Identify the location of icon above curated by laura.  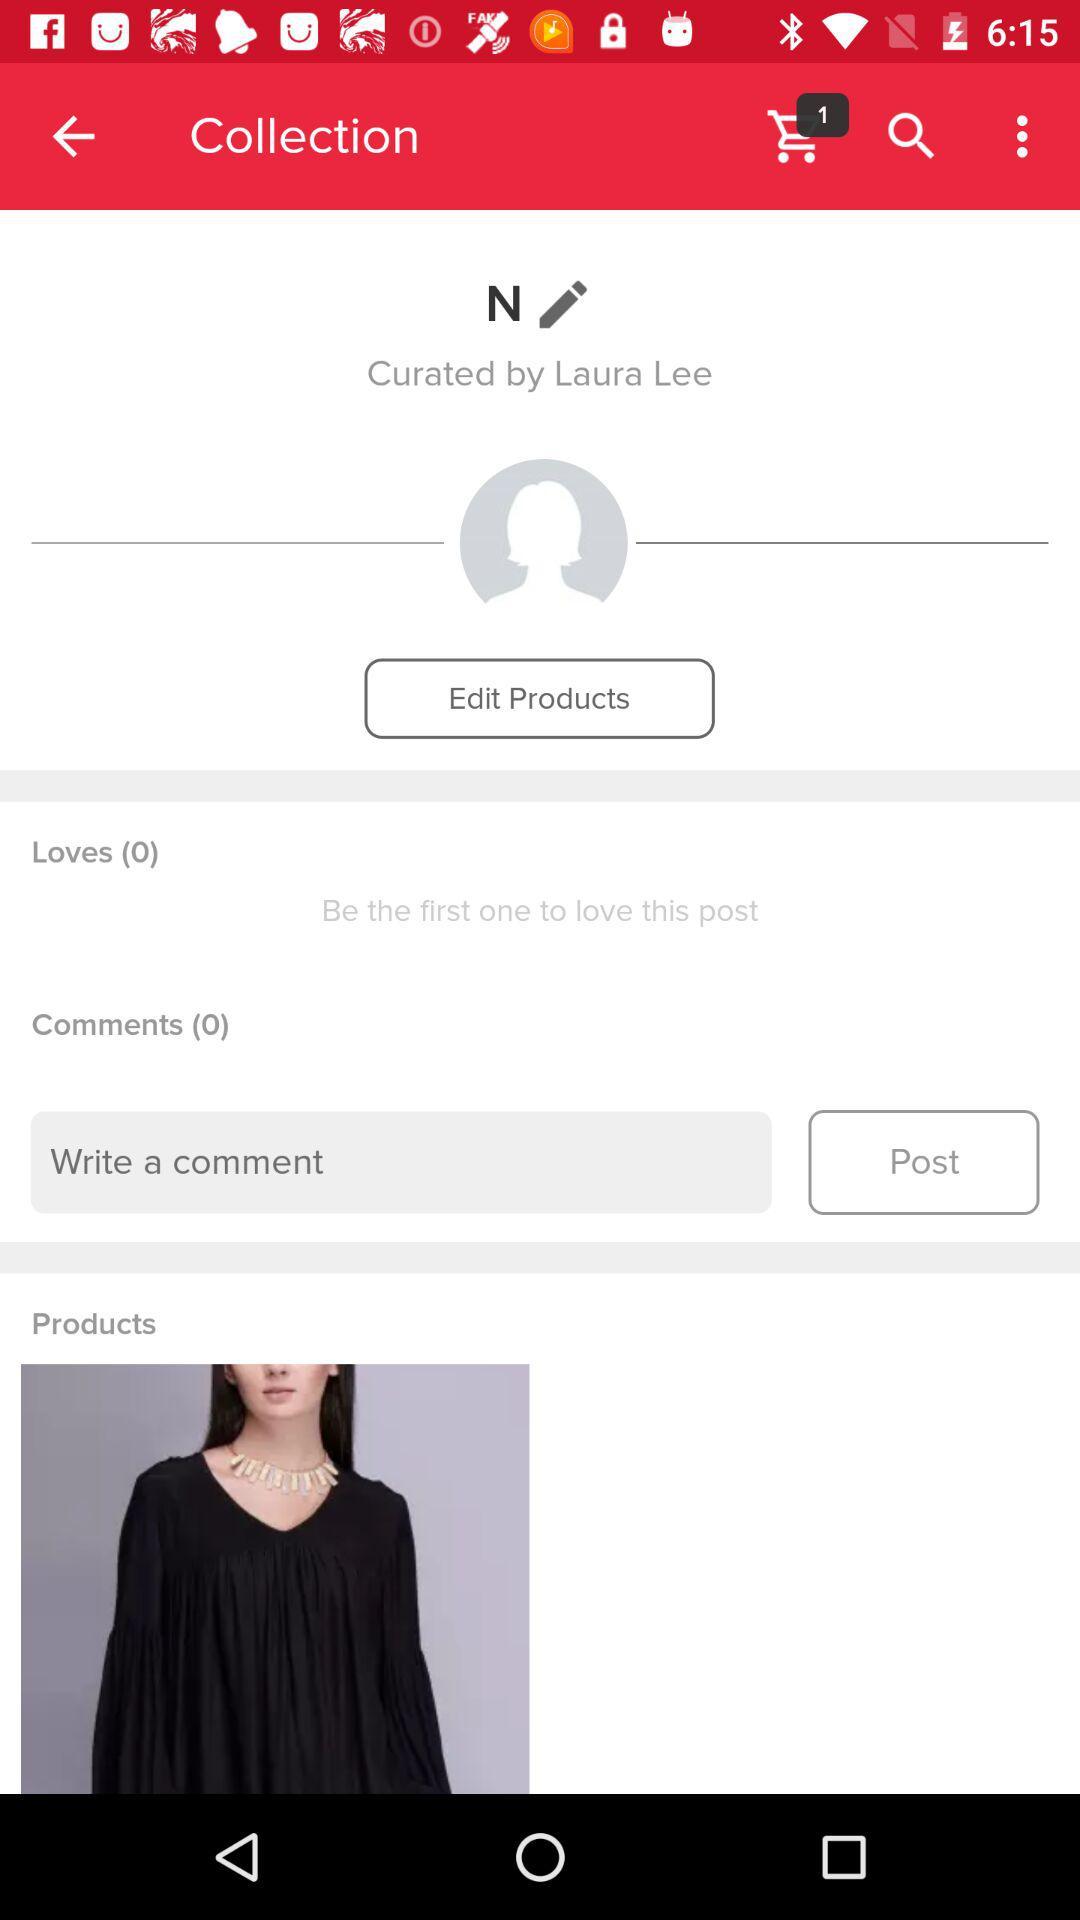
(540, 303).